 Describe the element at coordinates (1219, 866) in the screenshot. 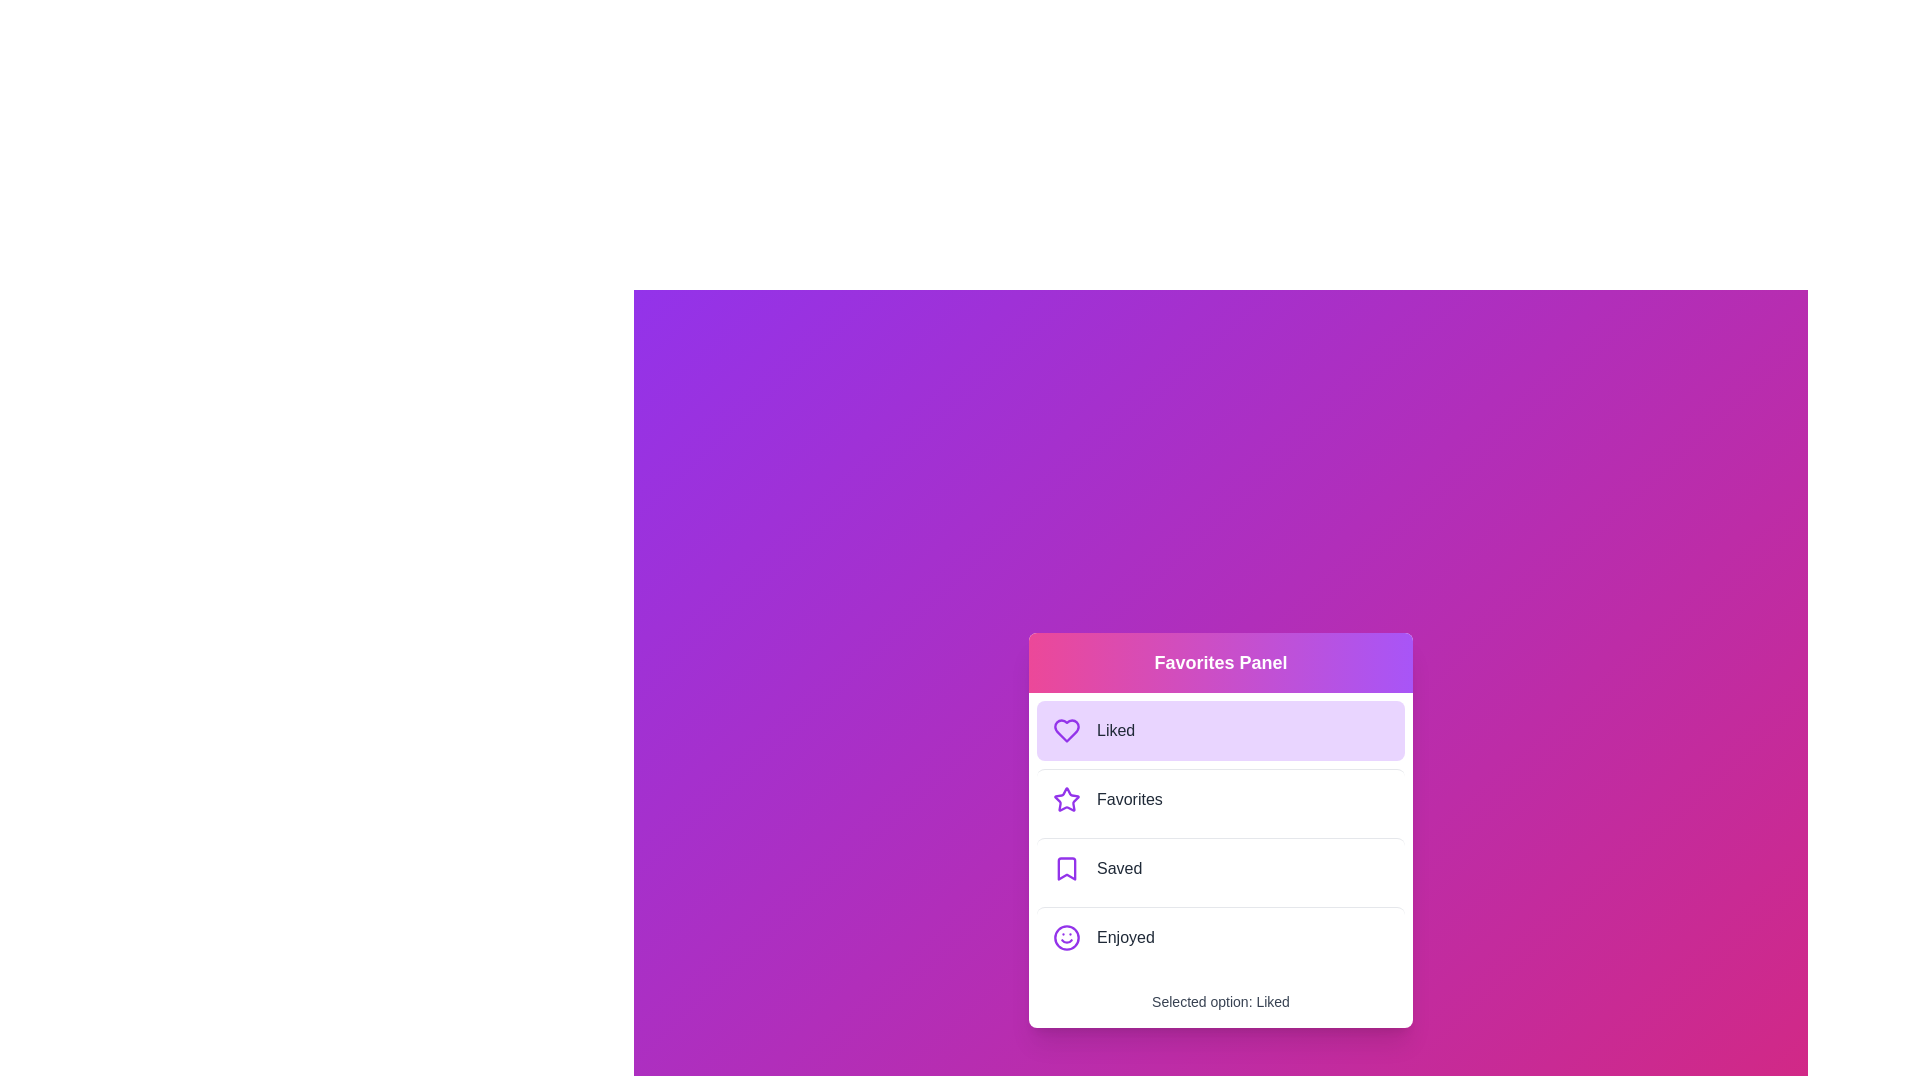

I see `the menu option corresponding to Saved in the FavoritesMenu` at that location.